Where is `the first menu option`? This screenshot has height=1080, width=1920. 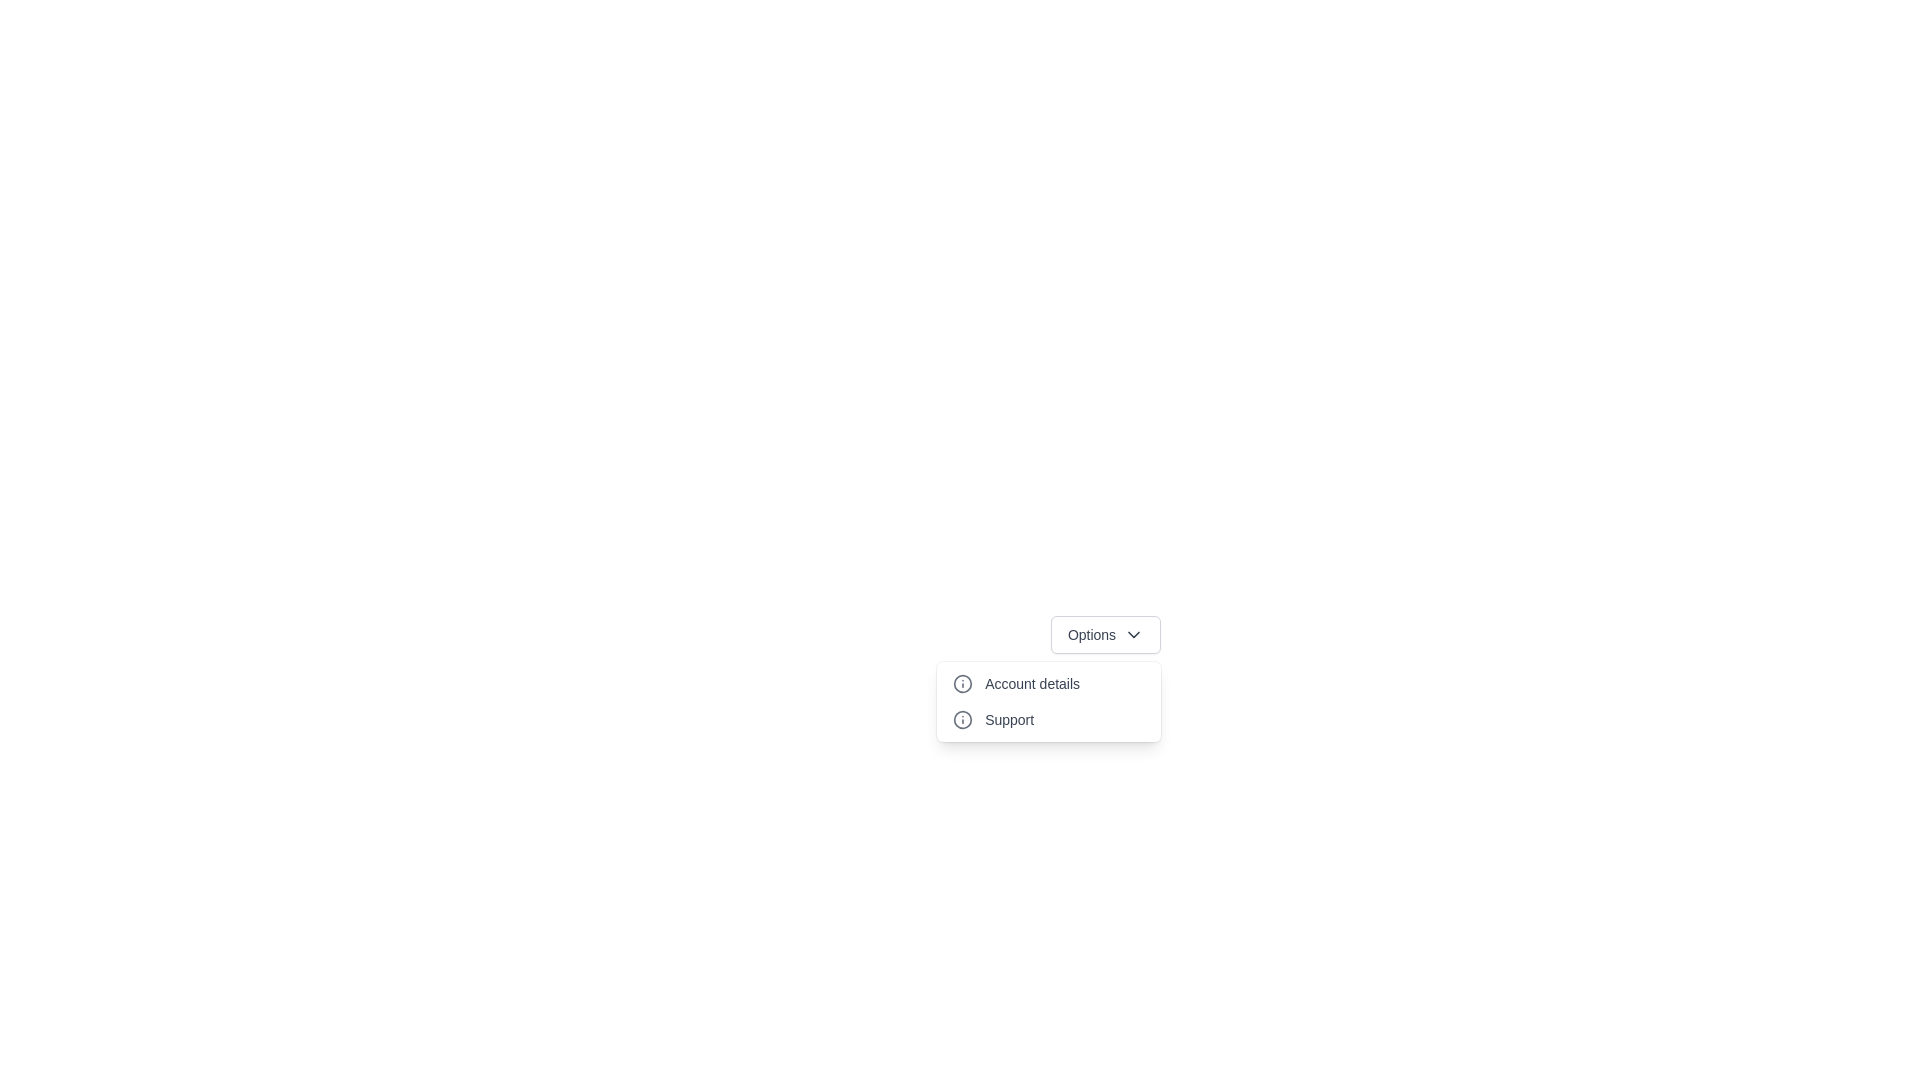
the first menu option is located at coordinates (1048, 682).